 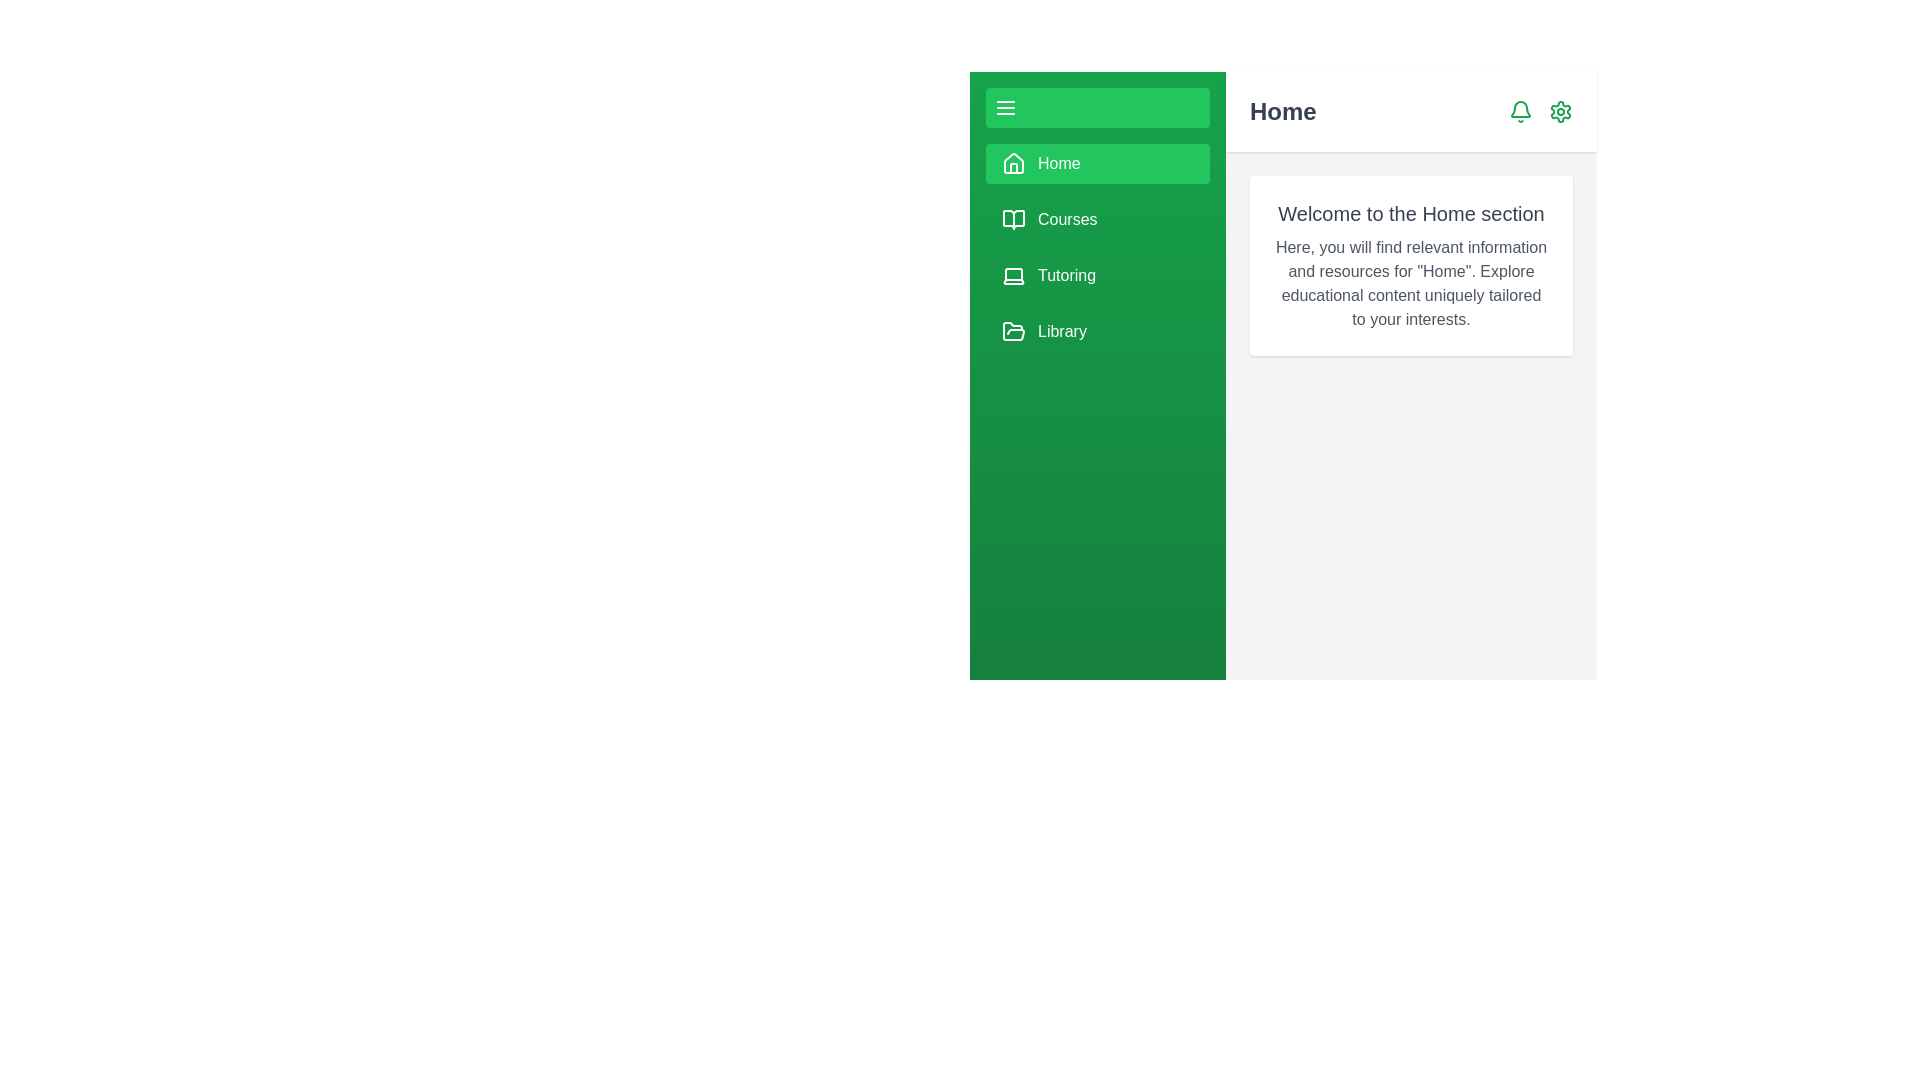 I want to click on the green 'Home' button located in the side navigation panel, which is the first item in the vertical list, so click(x=1097, y=163).